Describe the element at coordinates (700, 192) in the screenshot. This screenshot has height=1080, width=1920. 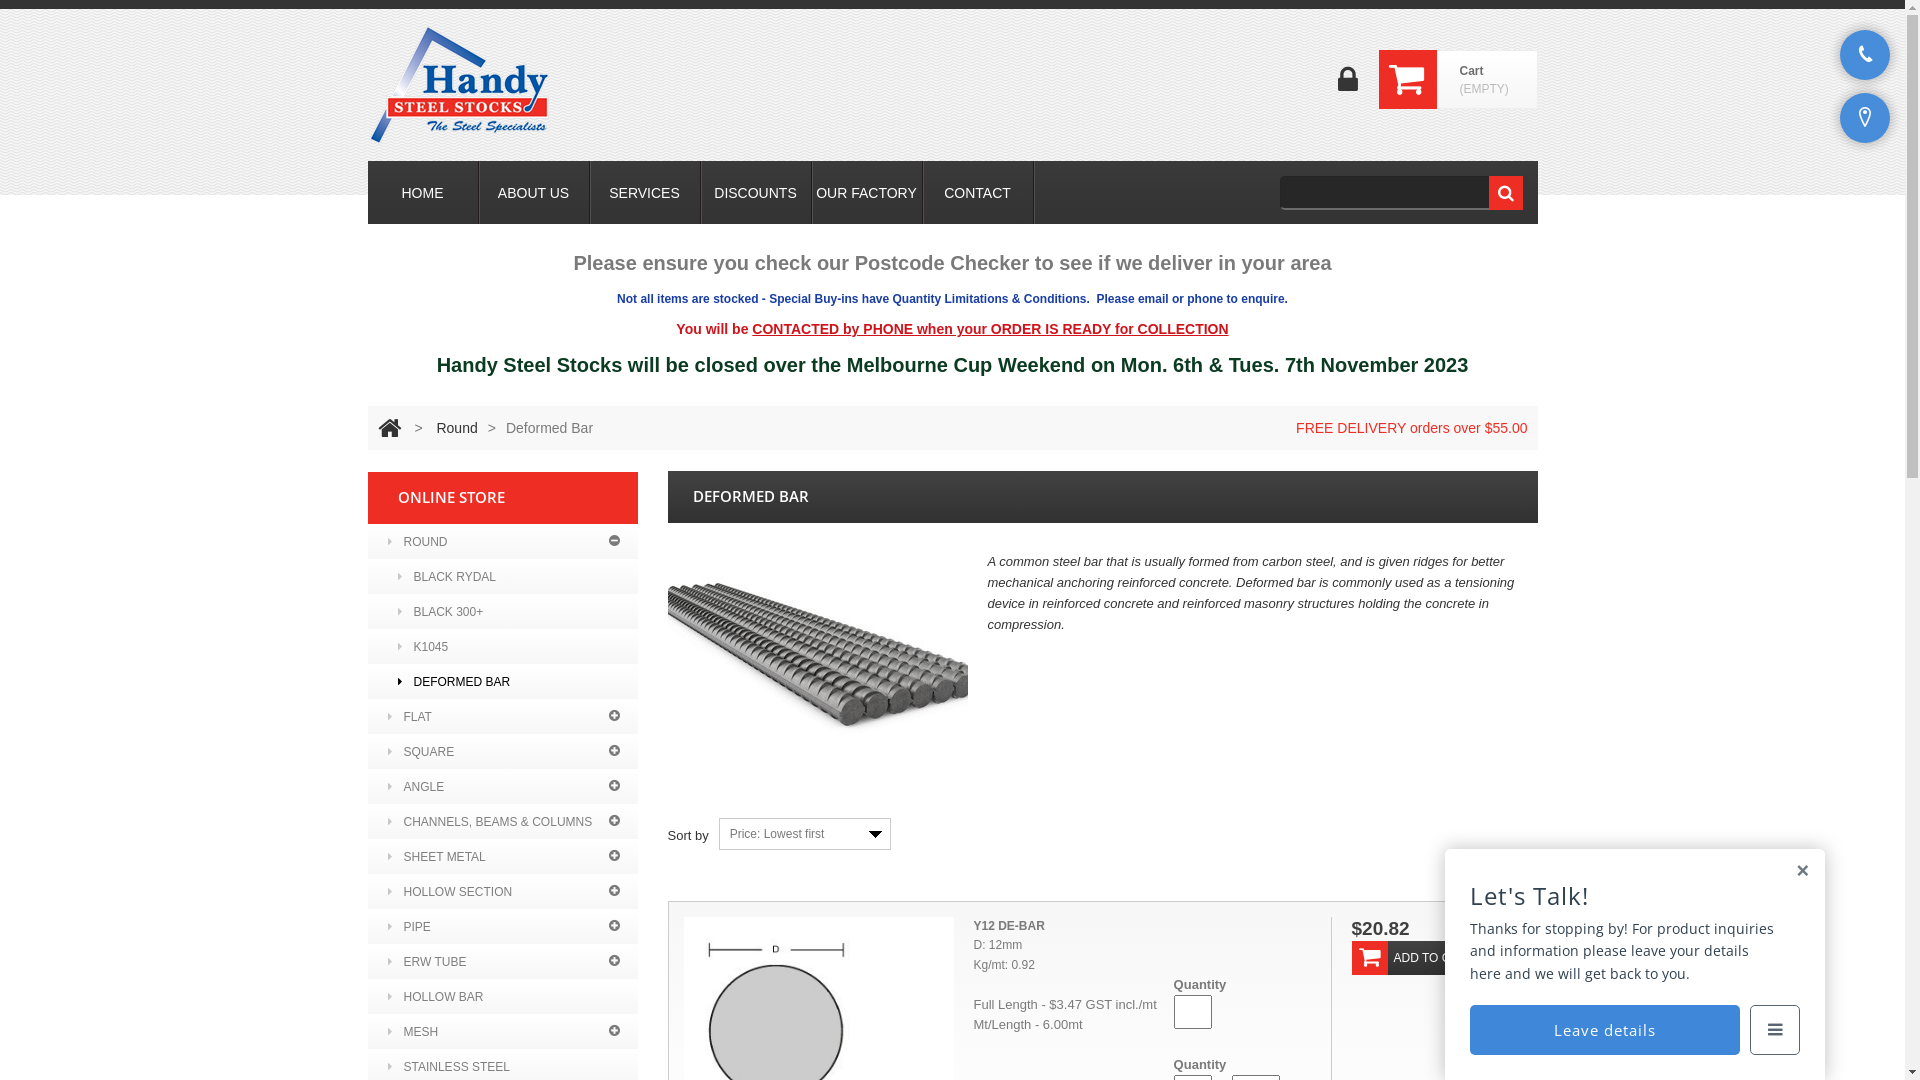
I see `'DISCOUNTS'` at that location.